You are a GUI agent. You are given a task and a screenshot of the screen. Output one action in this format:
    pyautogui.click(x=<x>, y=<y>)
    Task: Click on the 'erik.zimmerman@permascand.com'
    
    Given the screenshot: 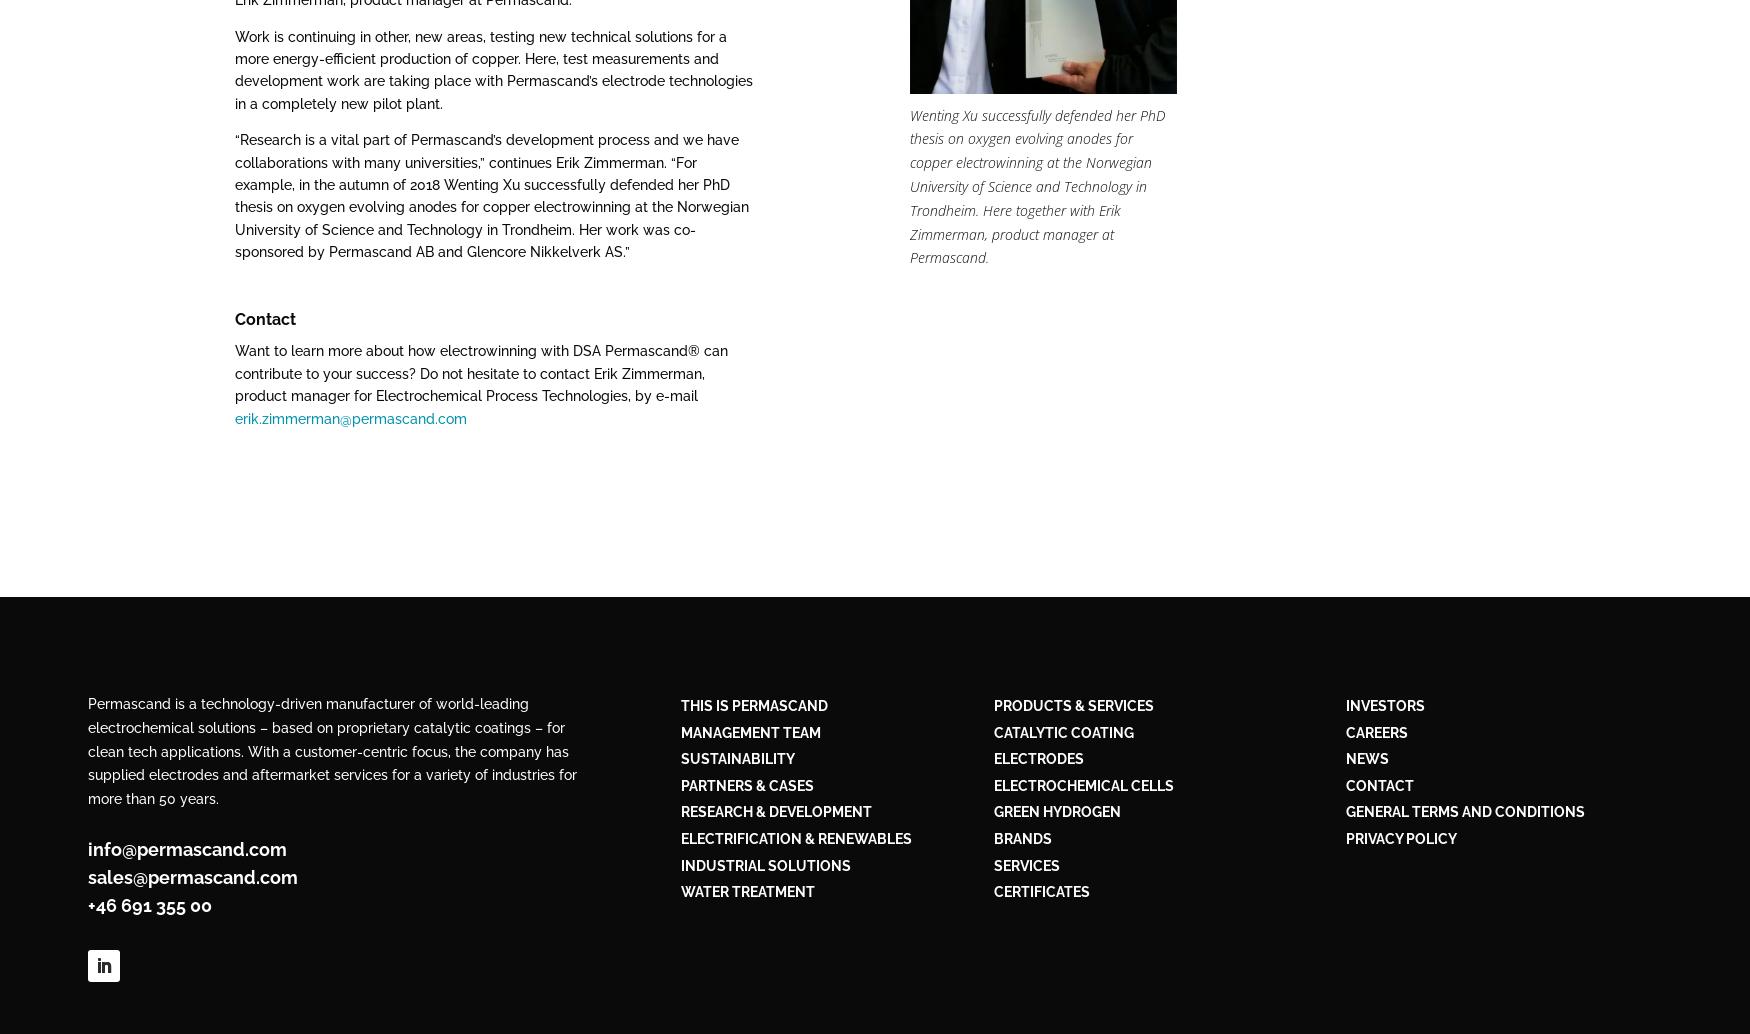 What is the action you would take?
    pyautogui.click(x=351, y=417)
    